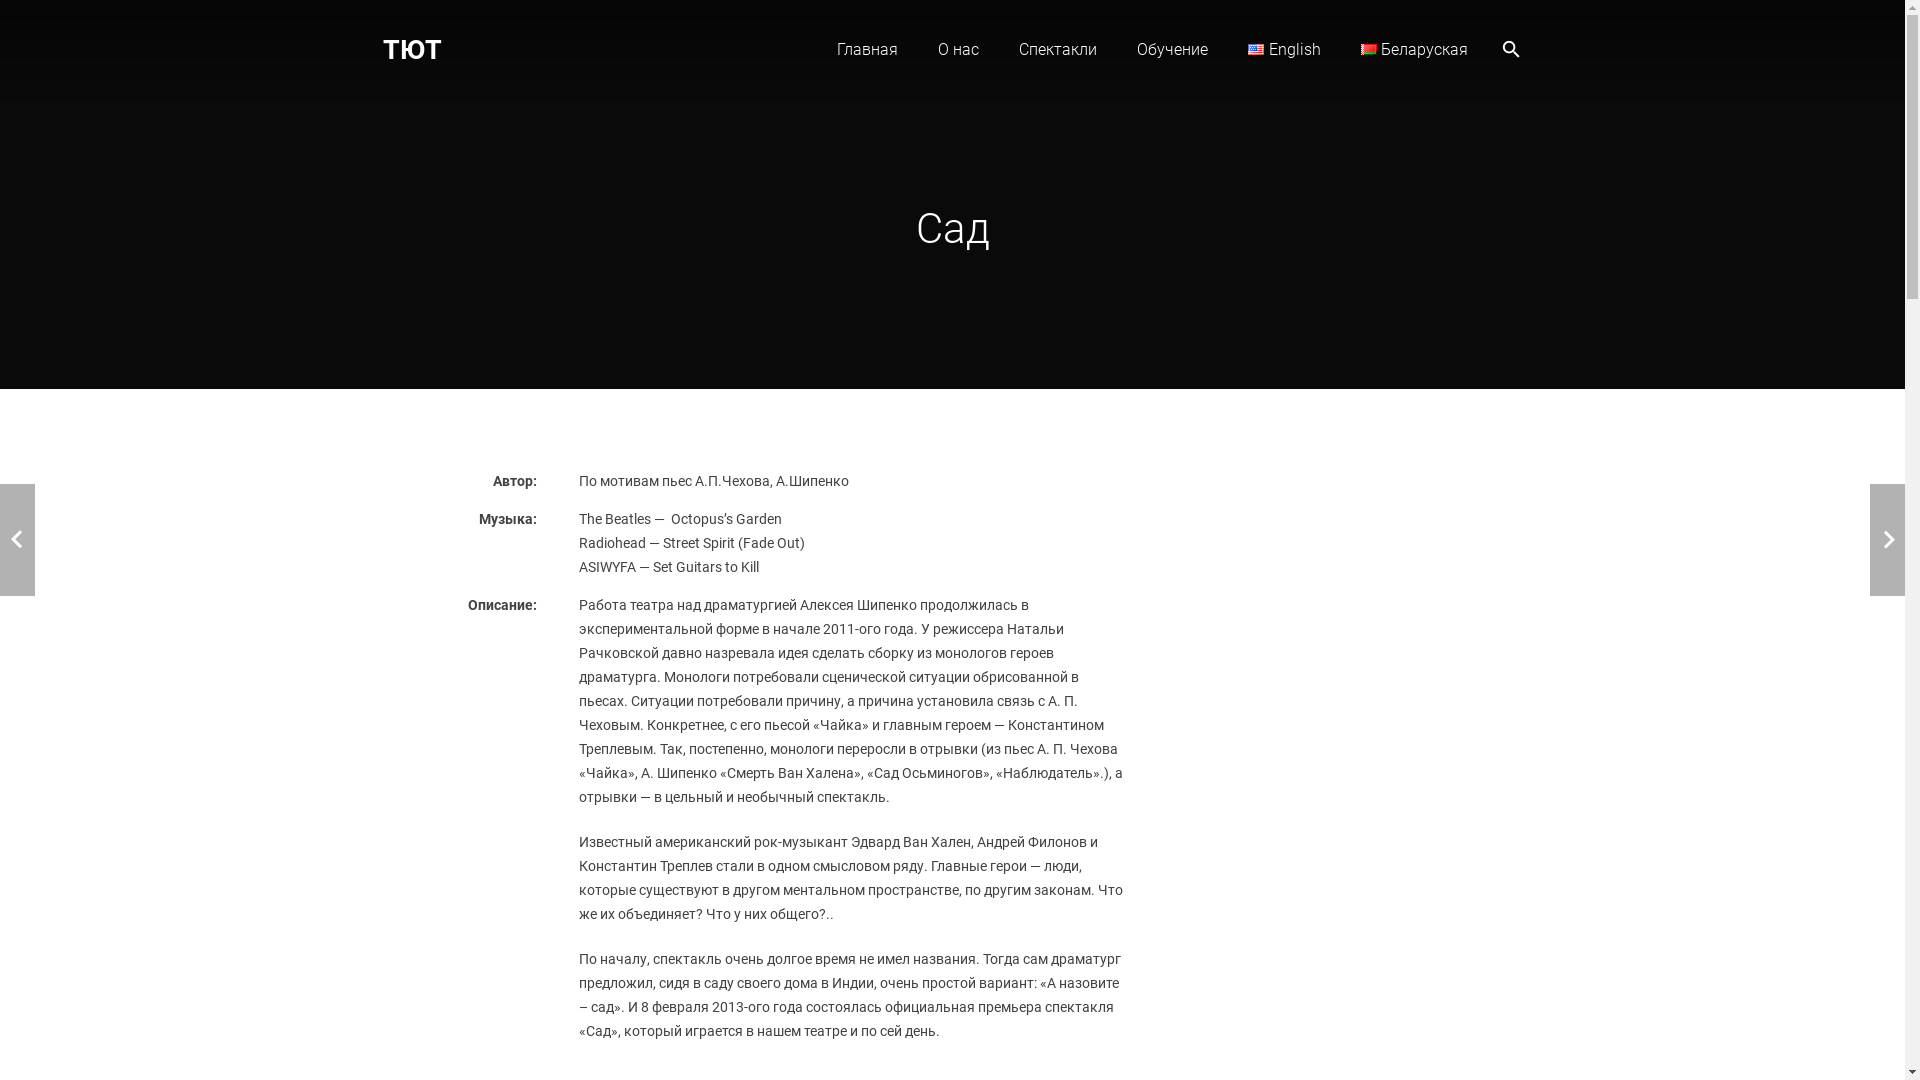  What do you see at coordinates (1284, 49) in the screenshot?
I see `'English'` at bounding box center [1284, 49].